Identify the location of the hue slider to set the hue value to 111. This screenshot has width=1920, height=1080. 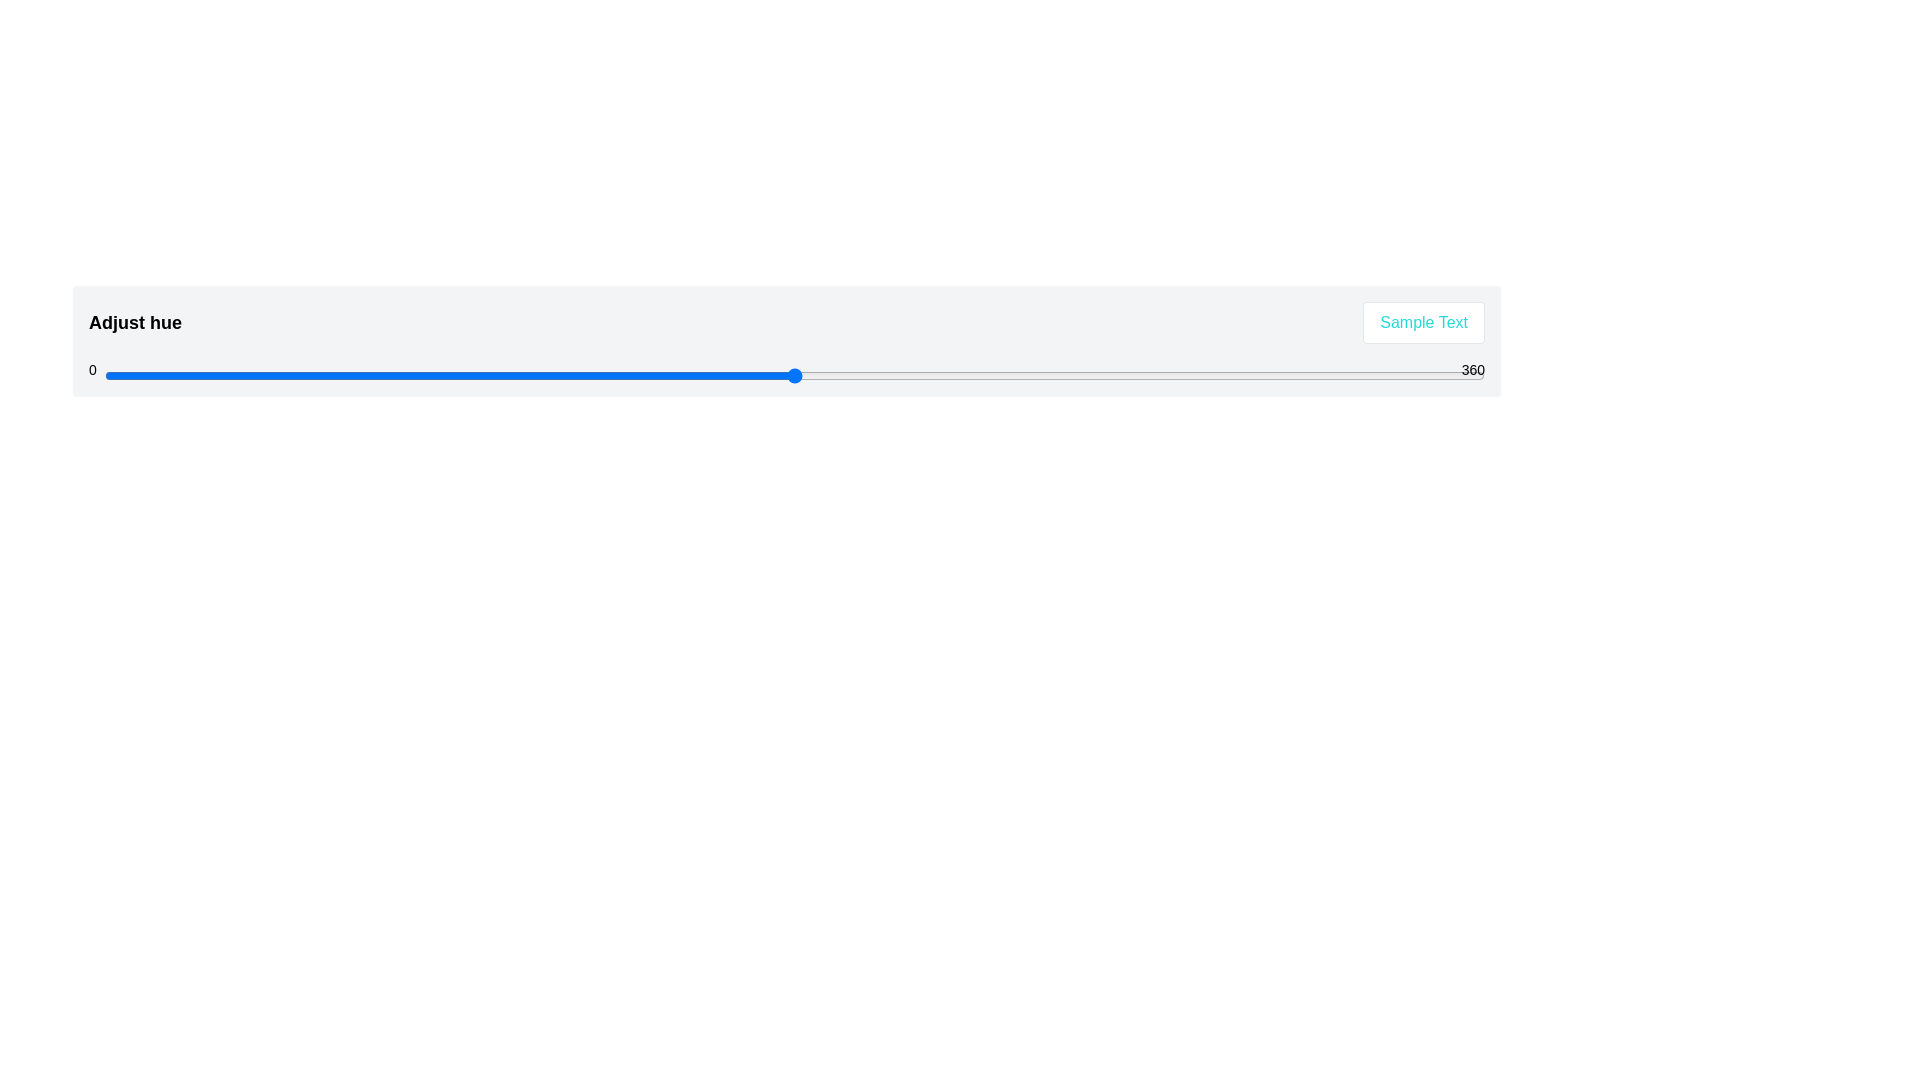
(530, 375).